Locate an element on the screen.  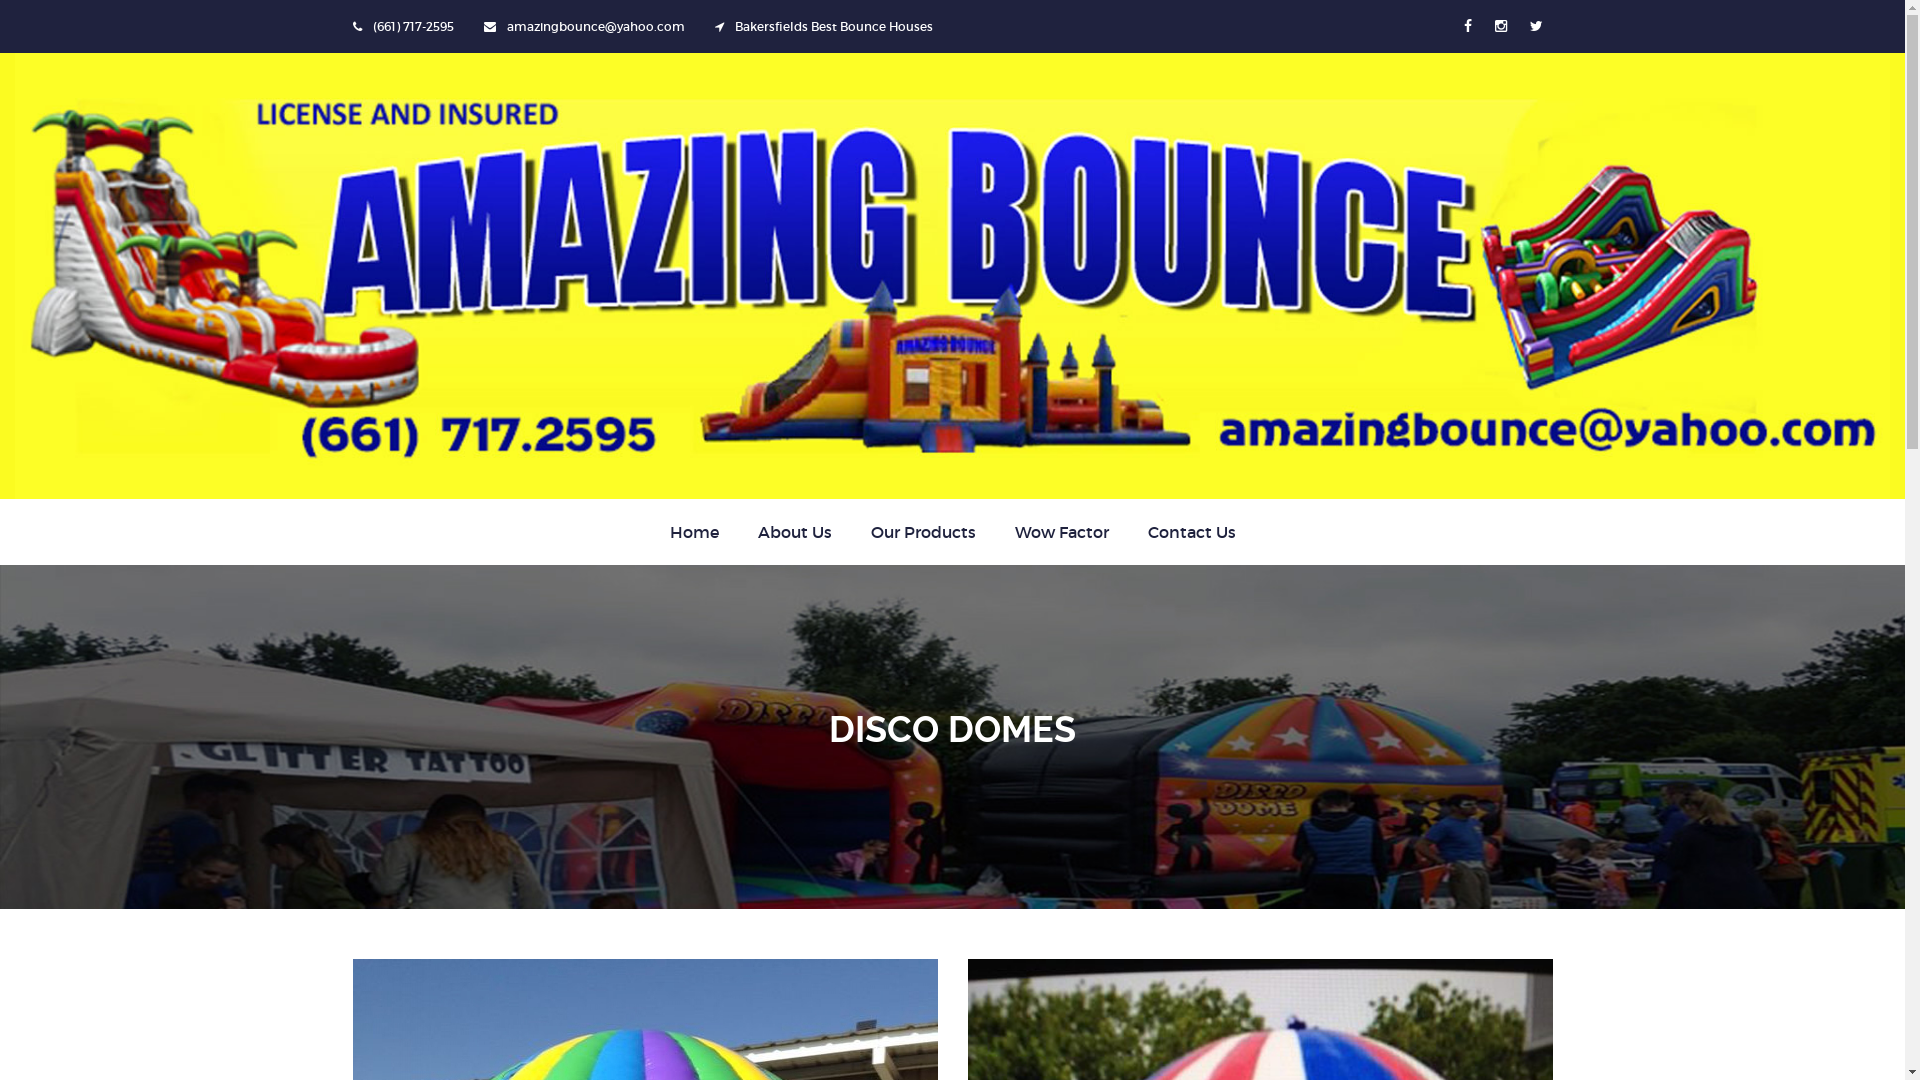
'Wow Factor' is located at coordinates (1059, 531).